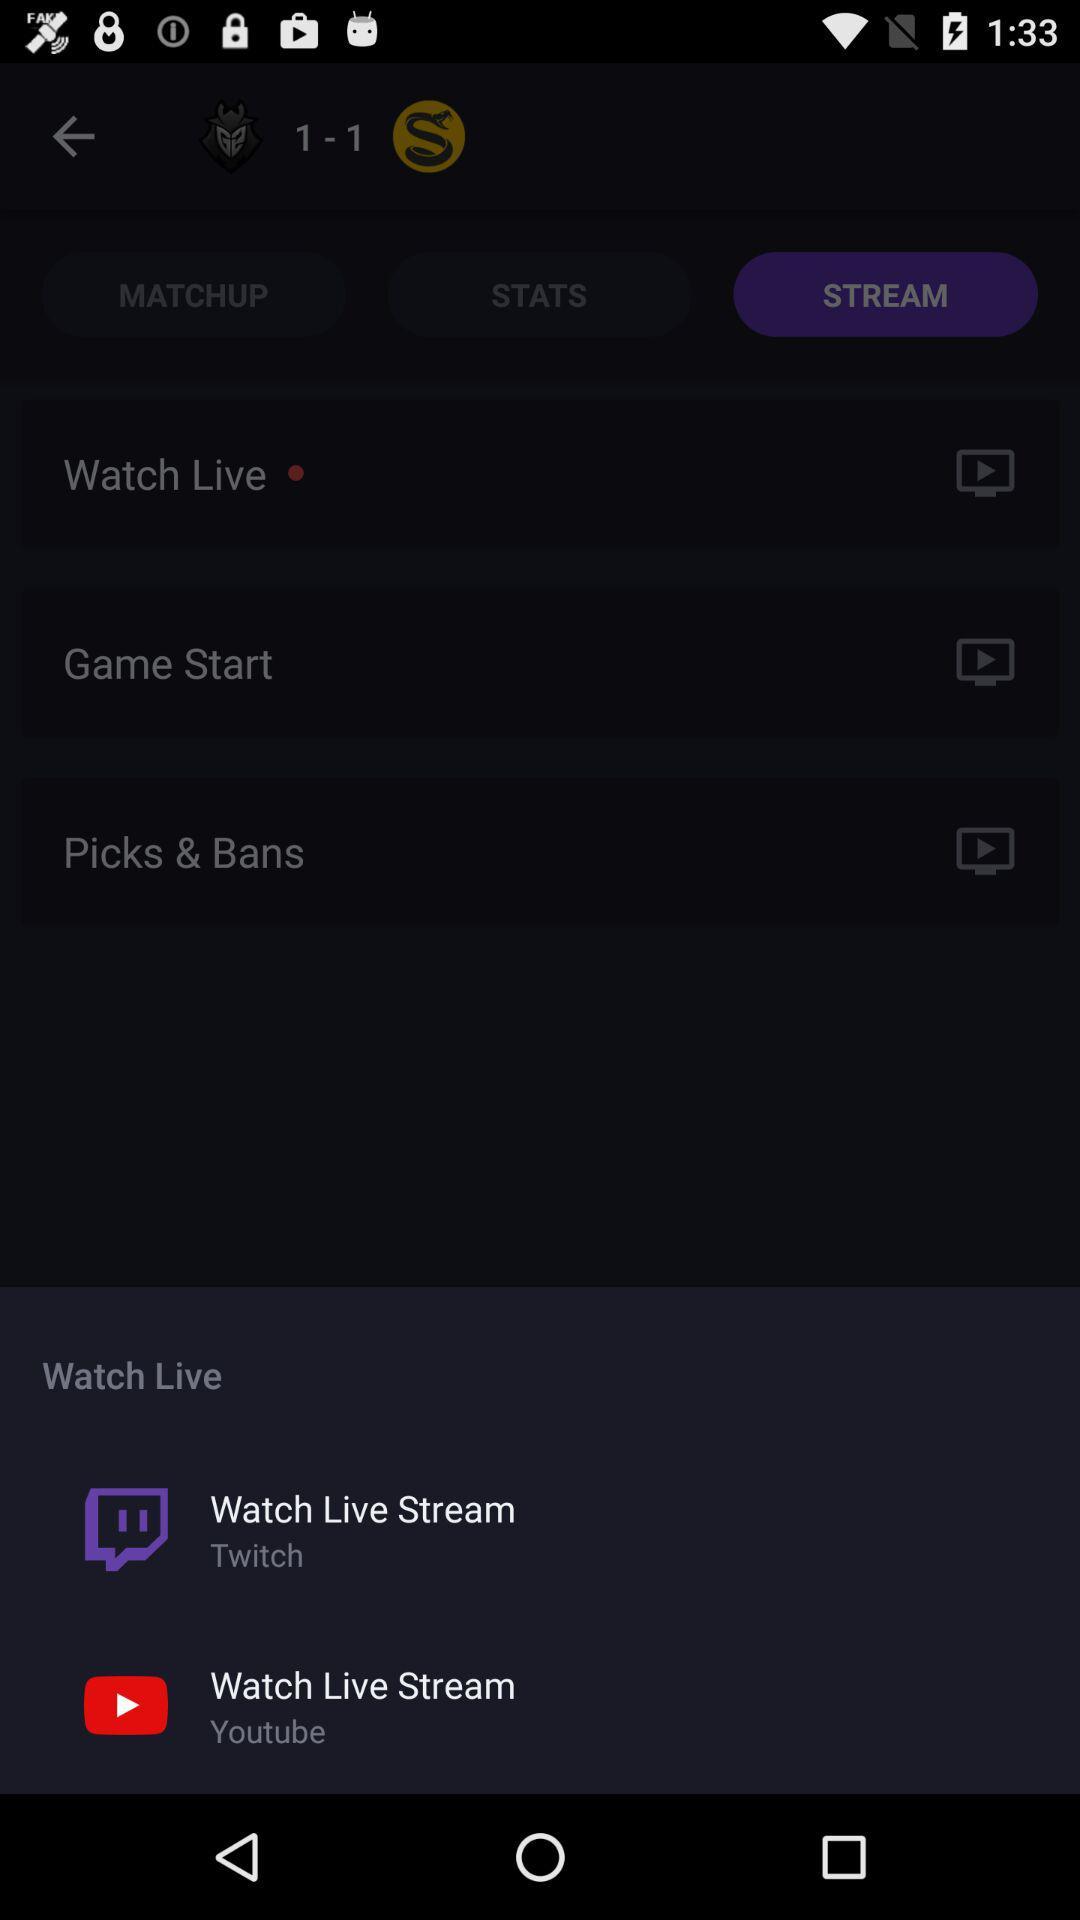 Image resolution: width=1080 pixels, height=1920 pixels. What do you see at coordinates (540, 927) in the screenshot?
I see `the icon at the center` at bounding box center [540, 927].